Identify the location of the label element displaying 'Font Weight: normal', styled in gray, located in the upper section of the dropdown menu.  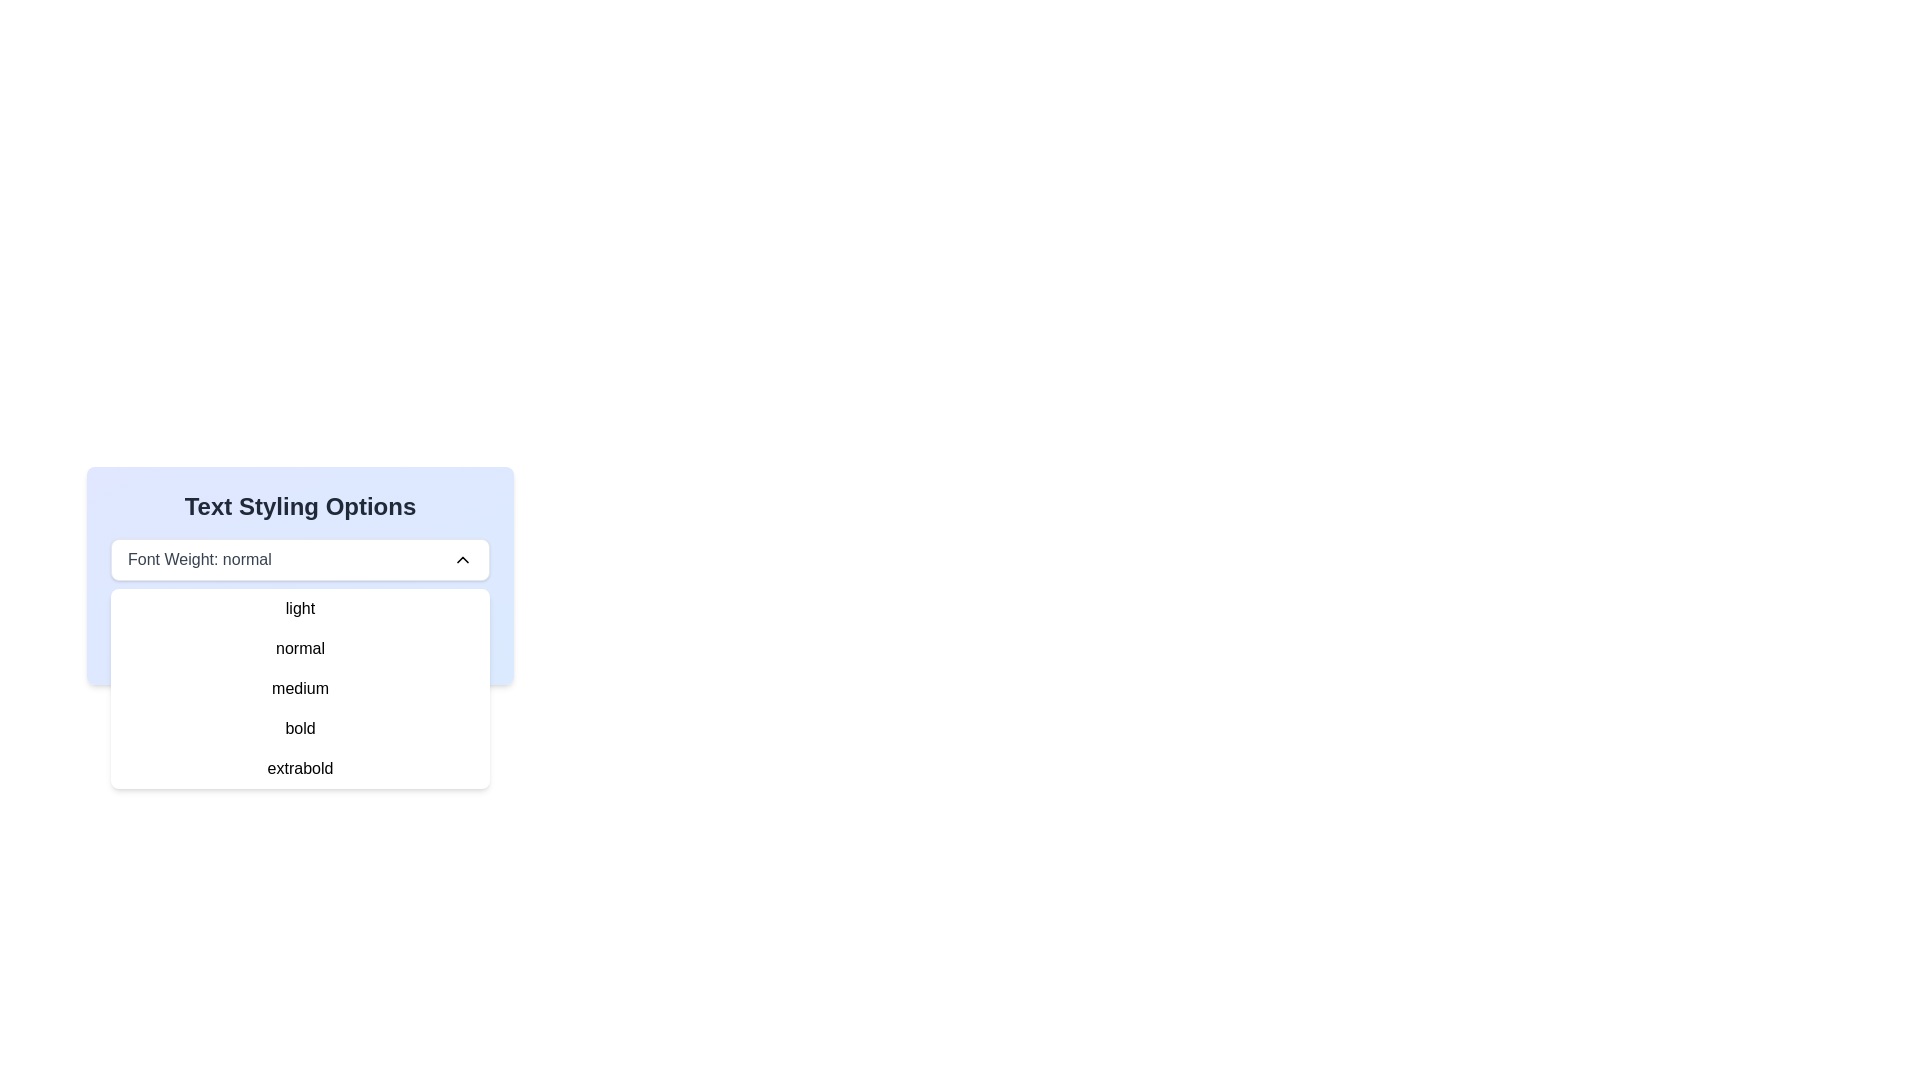
(199, 559).